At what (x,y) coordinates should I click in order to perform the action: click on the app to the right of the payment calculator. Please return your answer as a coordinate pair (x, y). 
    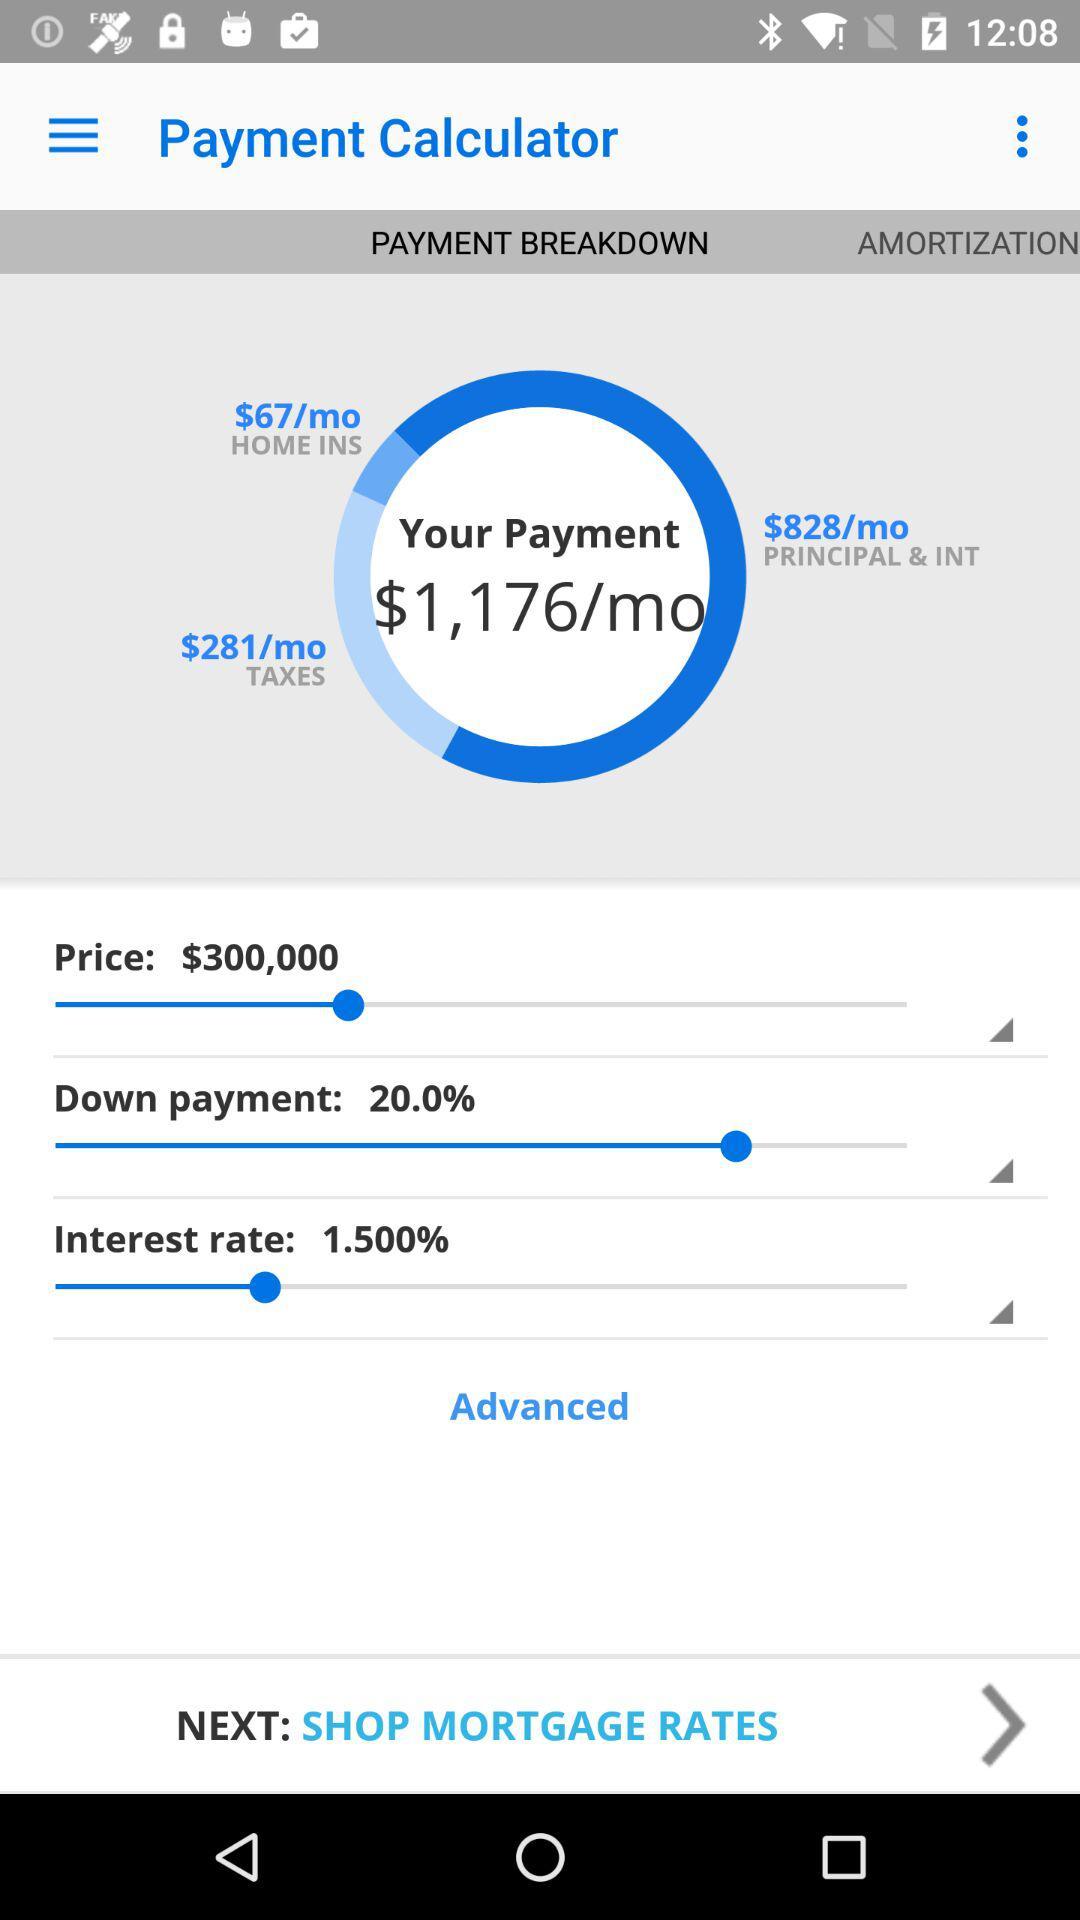
    Looking at the image, I should click on (1027, 135).